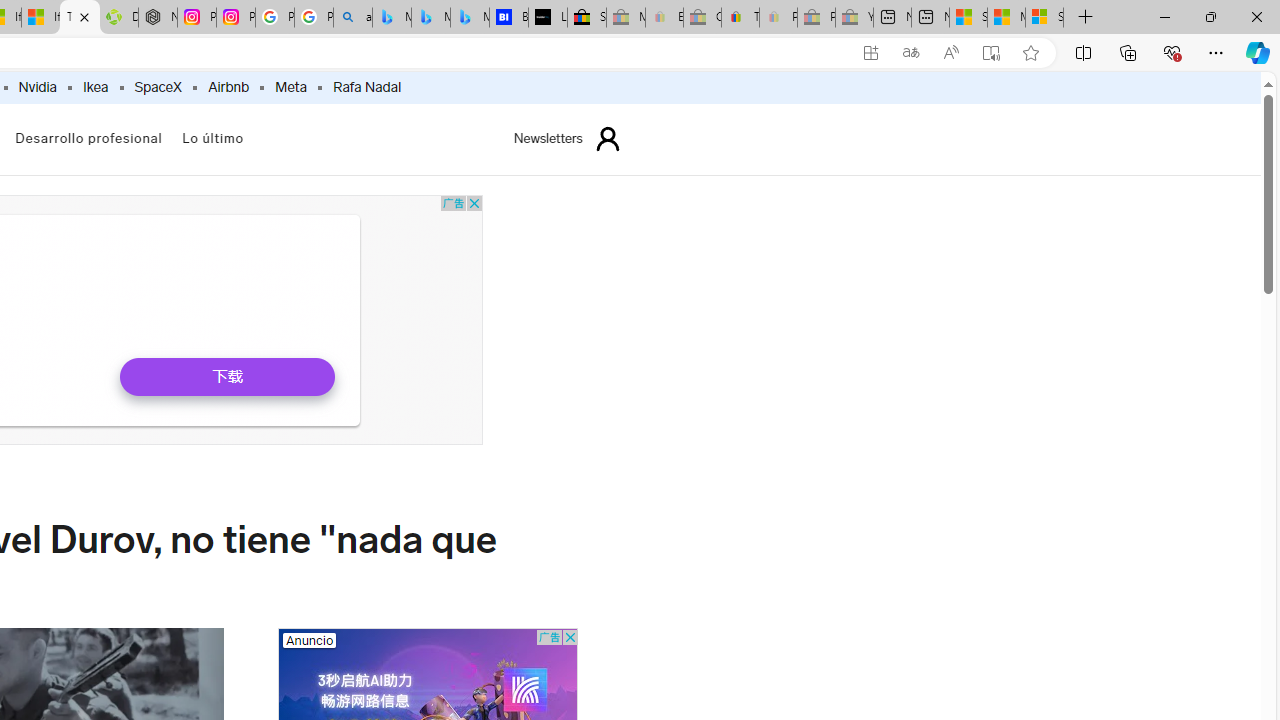  Describe the element at coordinates (157, 87) in the screenshot. I see `'SpaceX'` at that location.